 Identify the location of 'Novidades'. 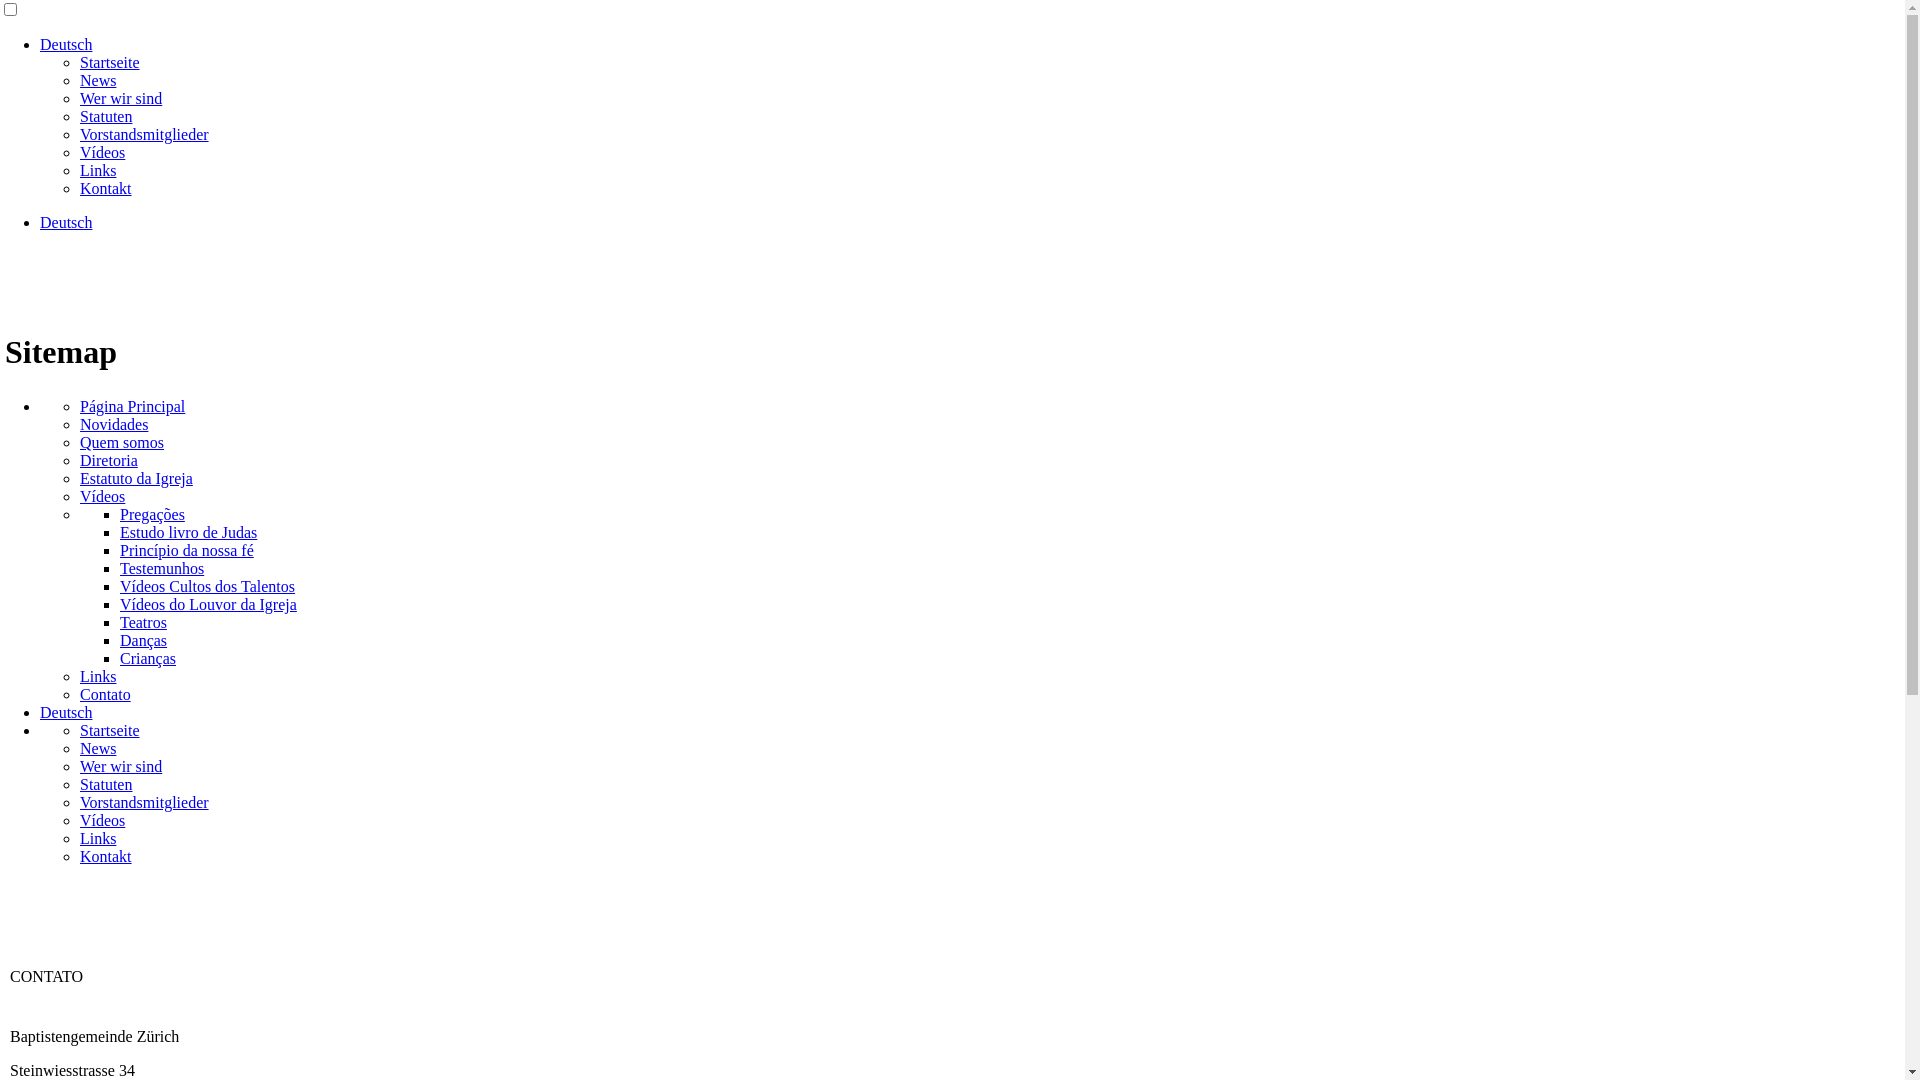
(113, 423).